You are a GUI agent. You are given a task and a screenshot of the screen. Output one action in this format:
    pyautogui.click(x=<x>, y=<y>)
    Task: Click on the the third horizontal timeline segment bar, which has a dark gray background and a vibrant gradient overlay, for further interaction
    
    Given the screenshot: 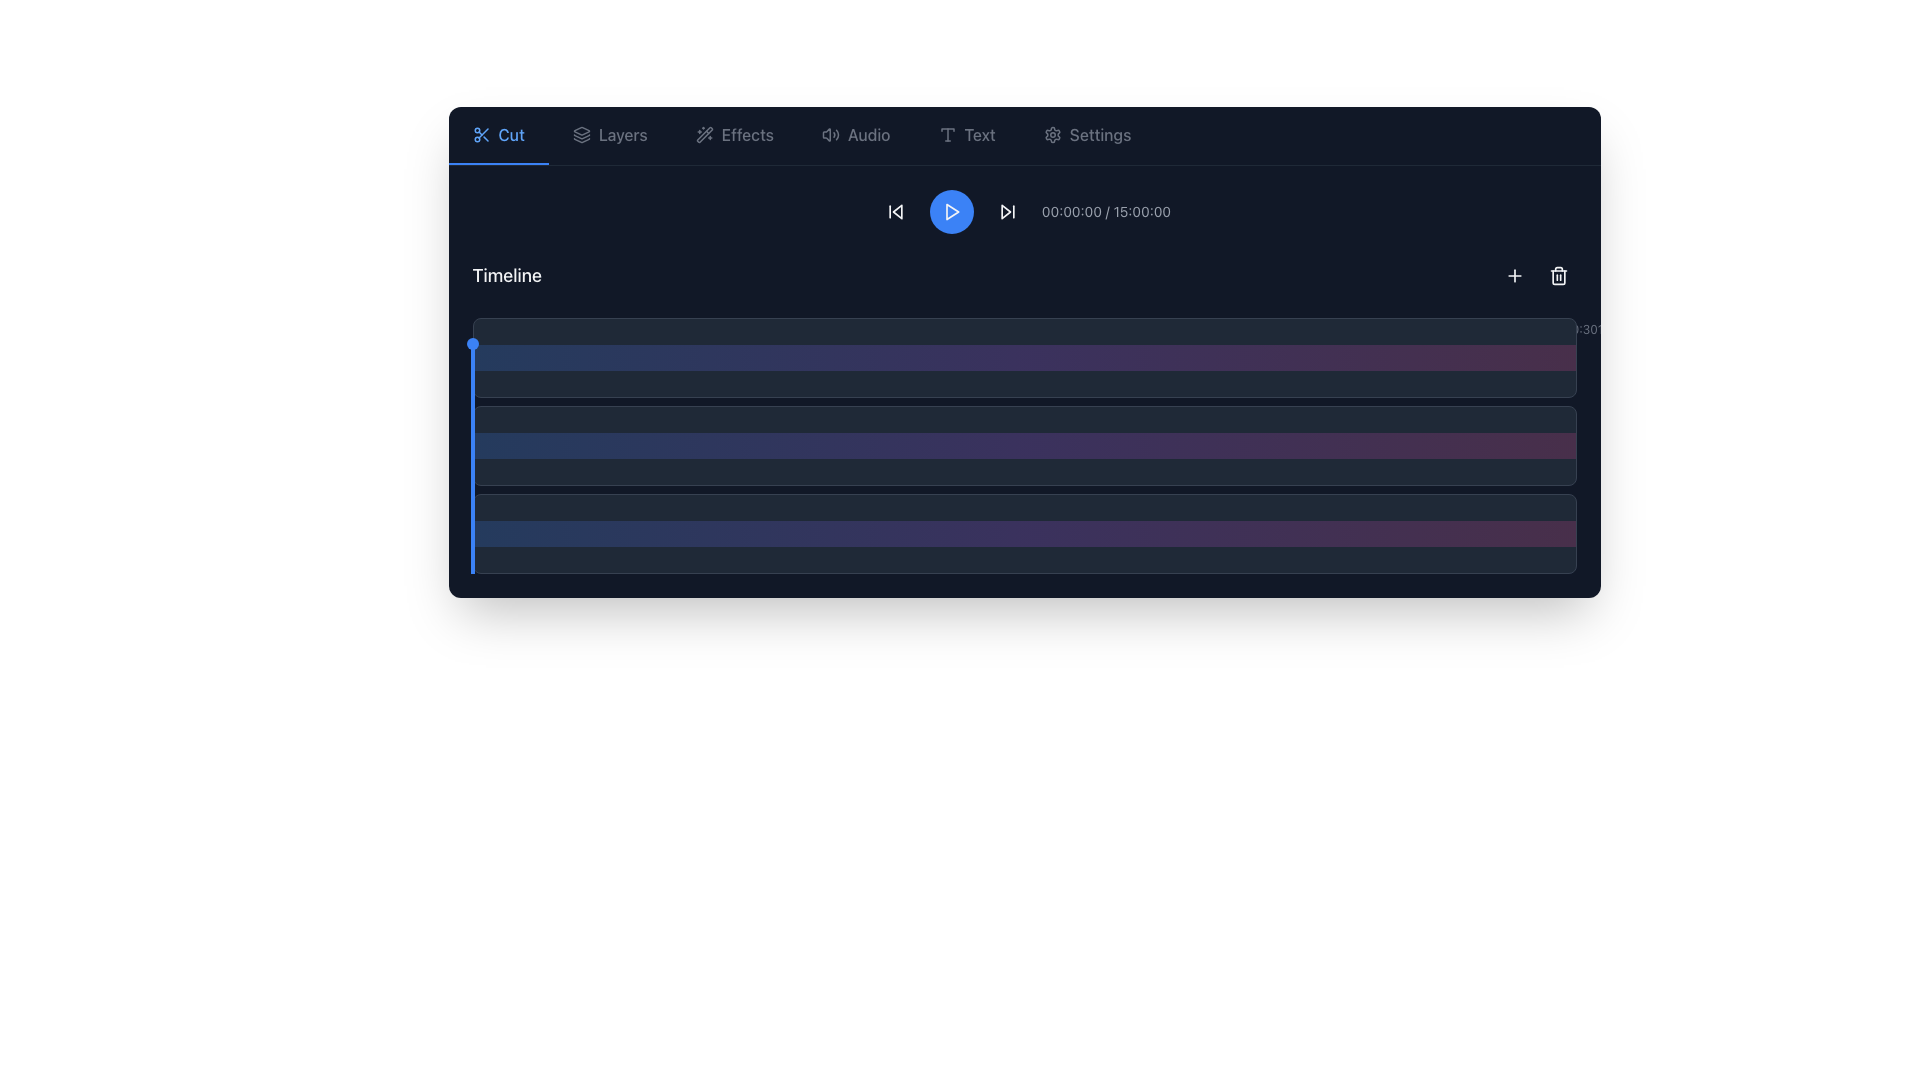 What is the action you would take?
    pyautogui.click(x=1024, y=532)
    